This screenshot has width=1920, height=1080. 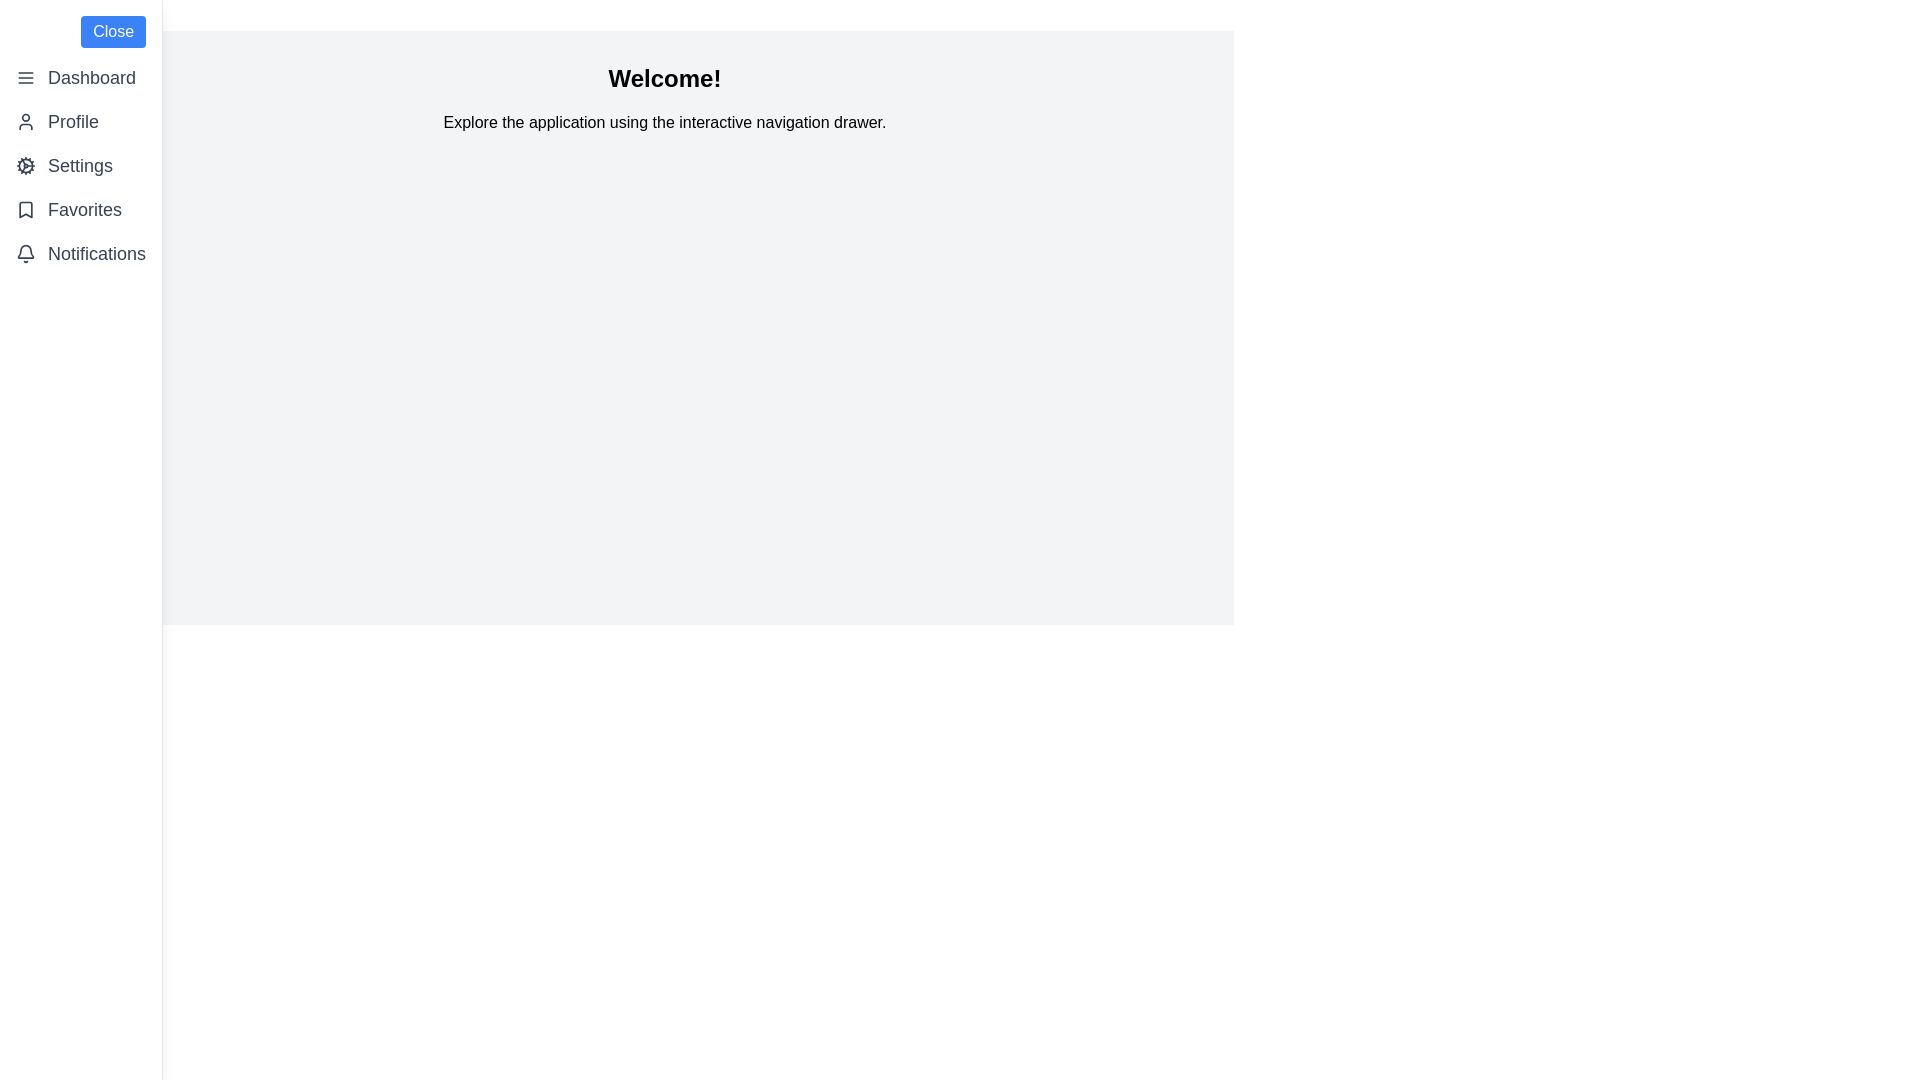 I want to click on 'Close' button to toggle the drawer's visibility, so click(x=112, y=31).